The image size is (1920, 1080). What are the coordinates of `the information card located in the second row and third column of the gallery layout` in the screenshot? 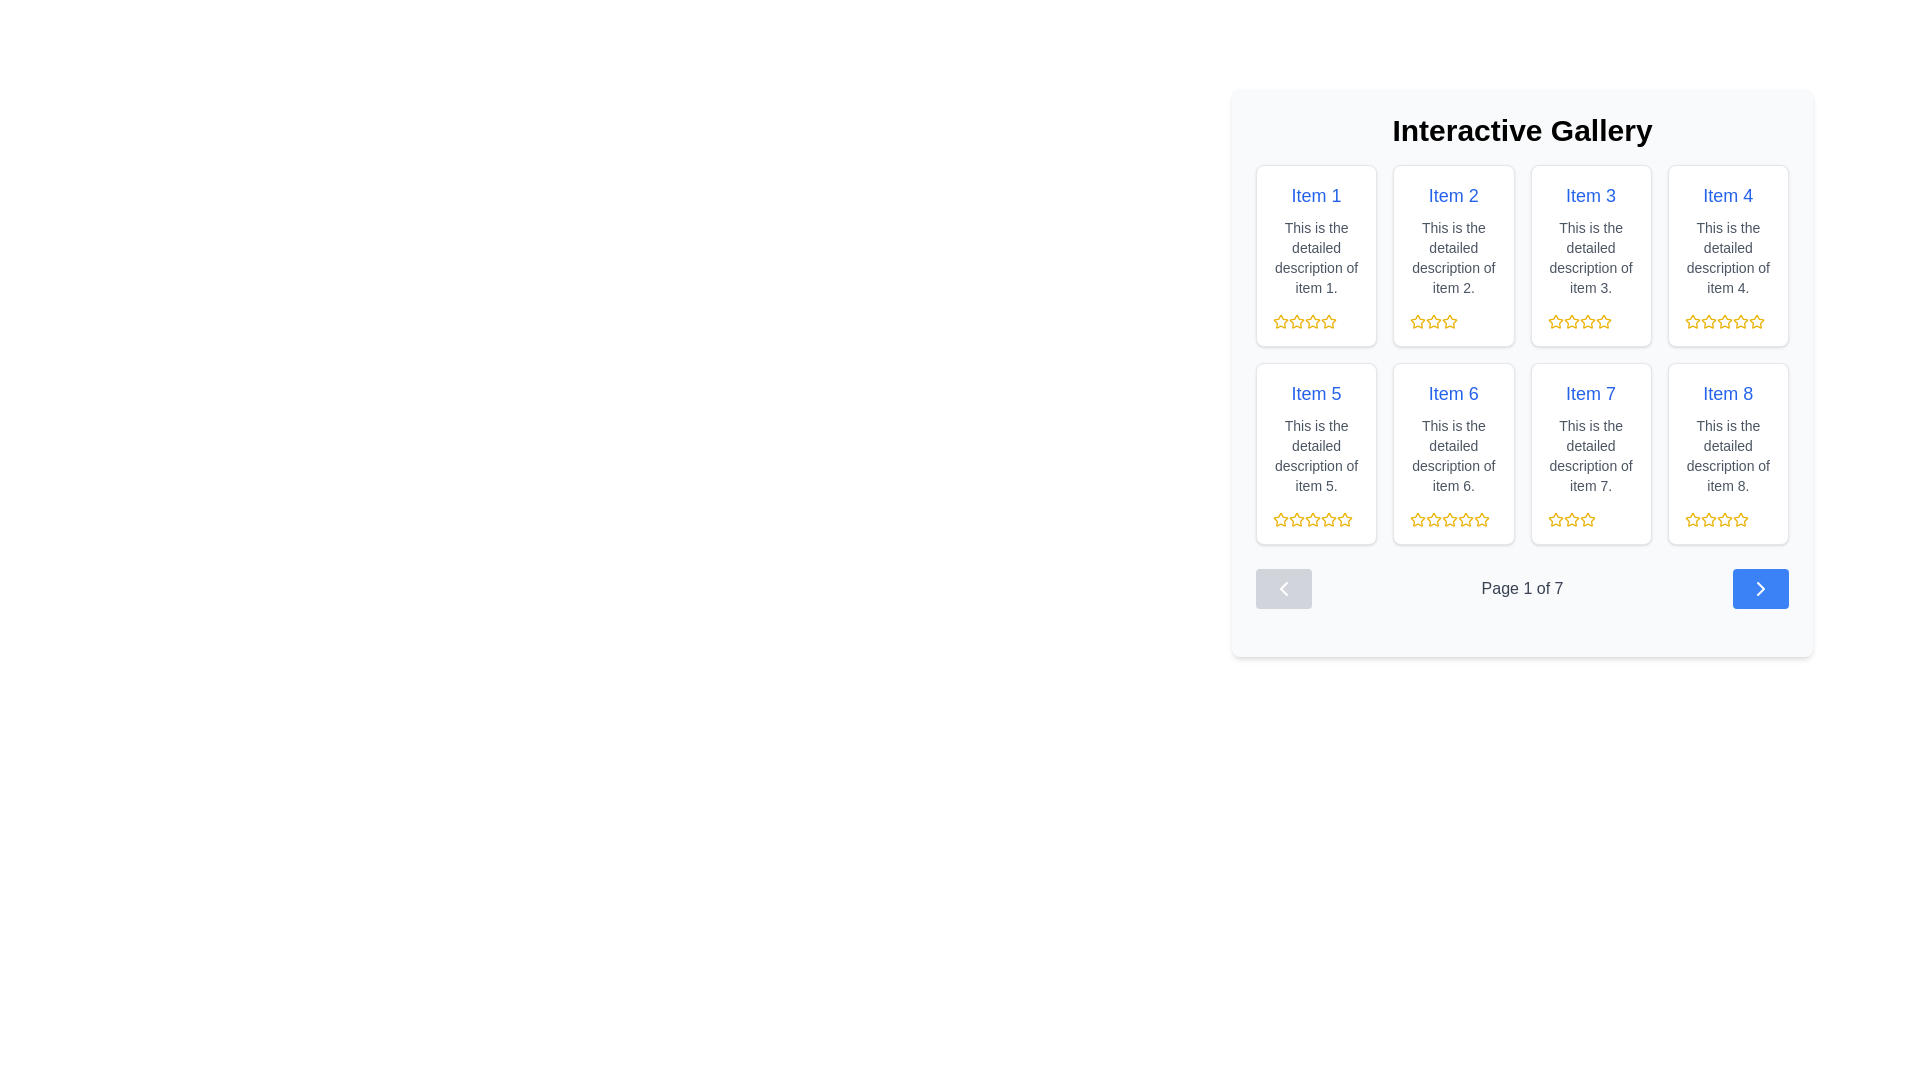 It's located at (1590, 454).